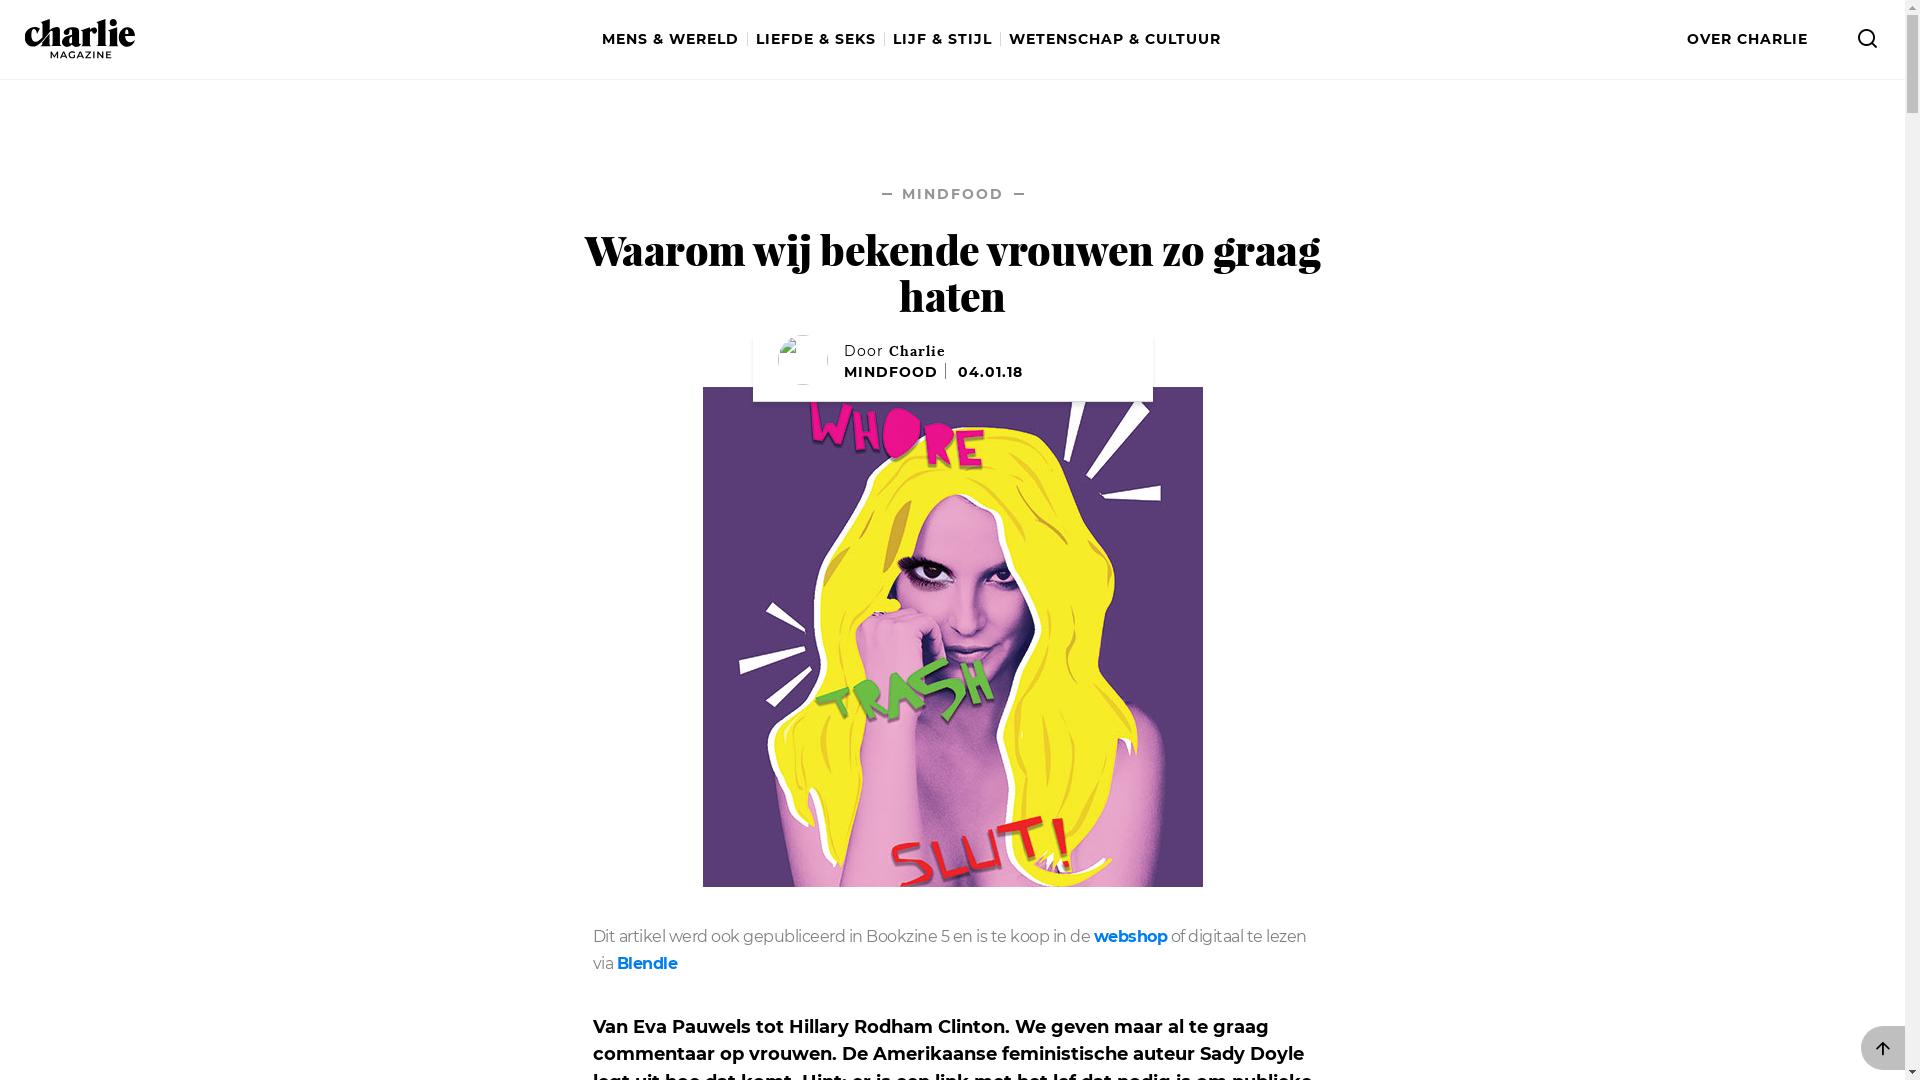 The width and height of the screenshot is (1920, 1080). Describe the element at coordinates (944, 39) in the screenshot. I see `'LIJF & STIJL'` at that location.